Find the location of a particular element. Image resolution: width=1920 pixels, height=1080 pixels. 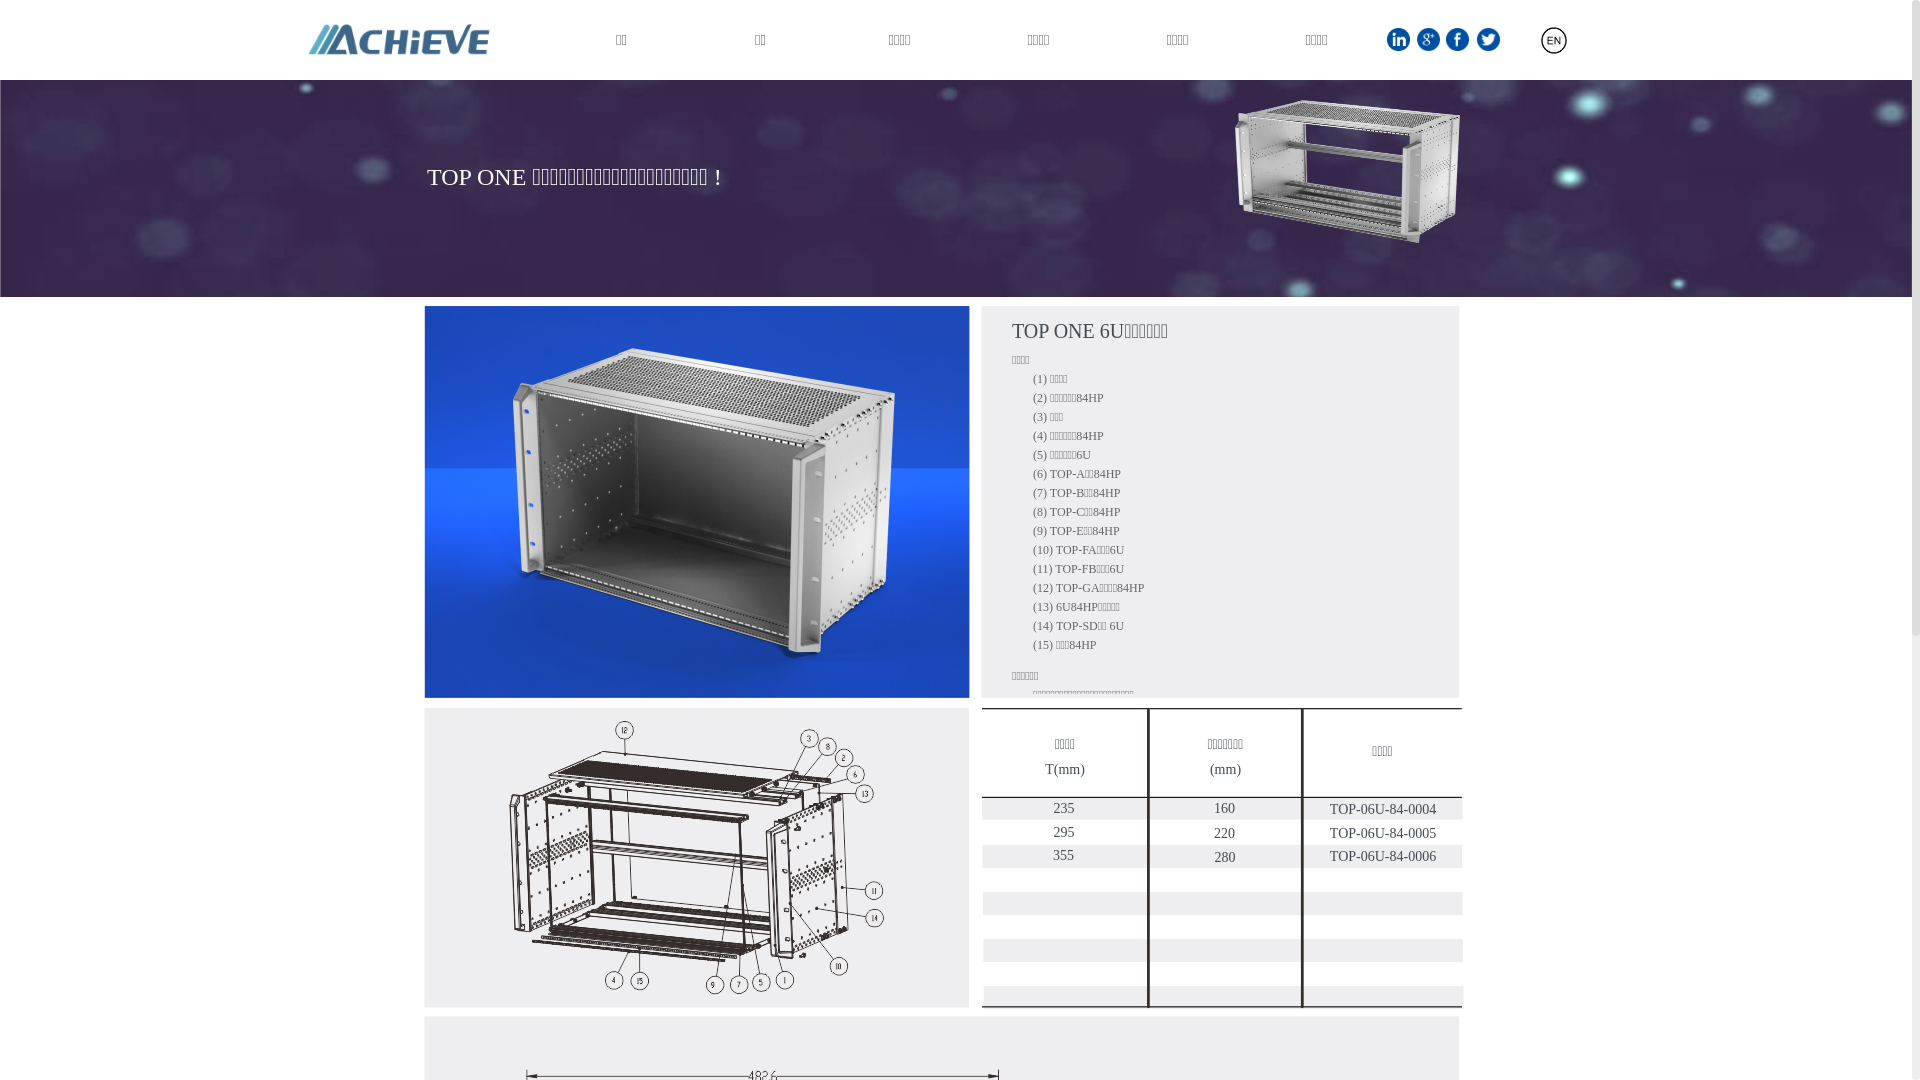

'English' is located at coordinates (1488, 47).